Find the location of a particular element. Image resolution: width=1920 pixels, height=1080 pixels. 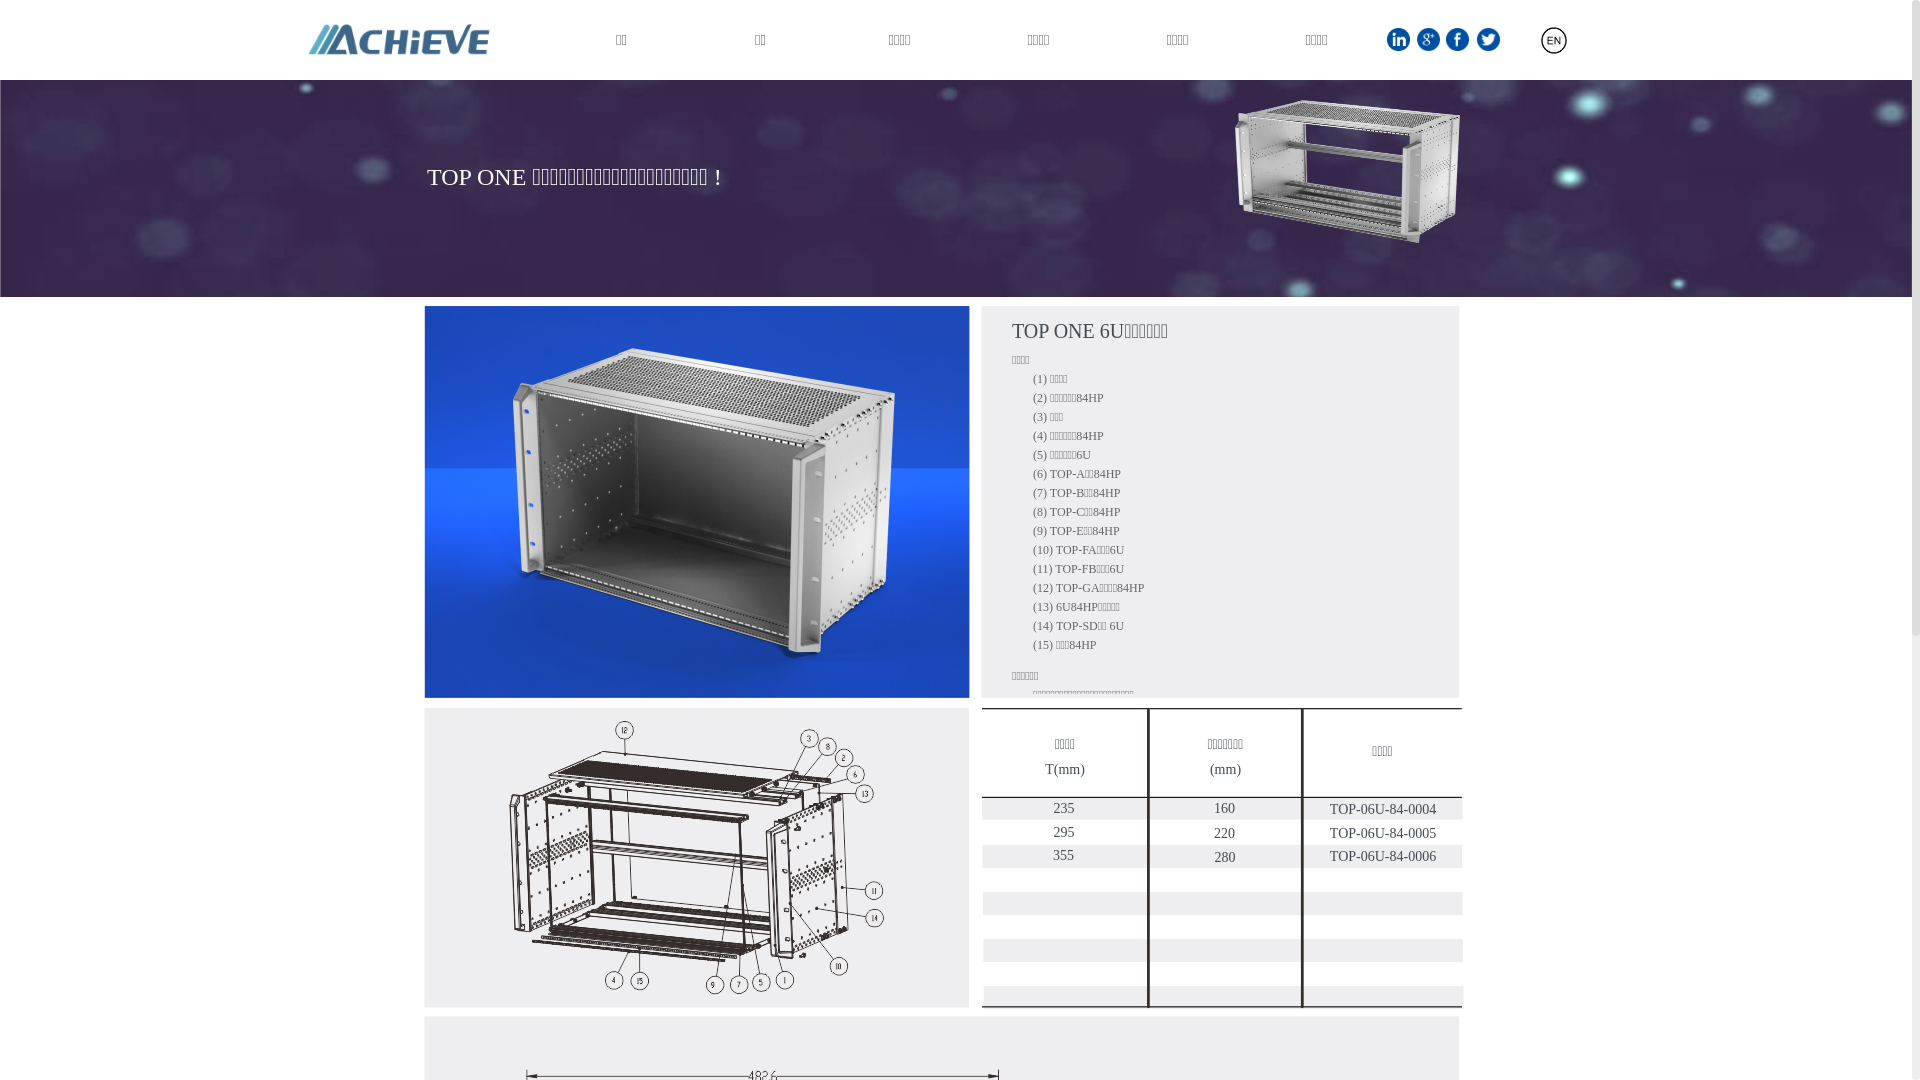

'English' is located at coordinates (1488, 47).